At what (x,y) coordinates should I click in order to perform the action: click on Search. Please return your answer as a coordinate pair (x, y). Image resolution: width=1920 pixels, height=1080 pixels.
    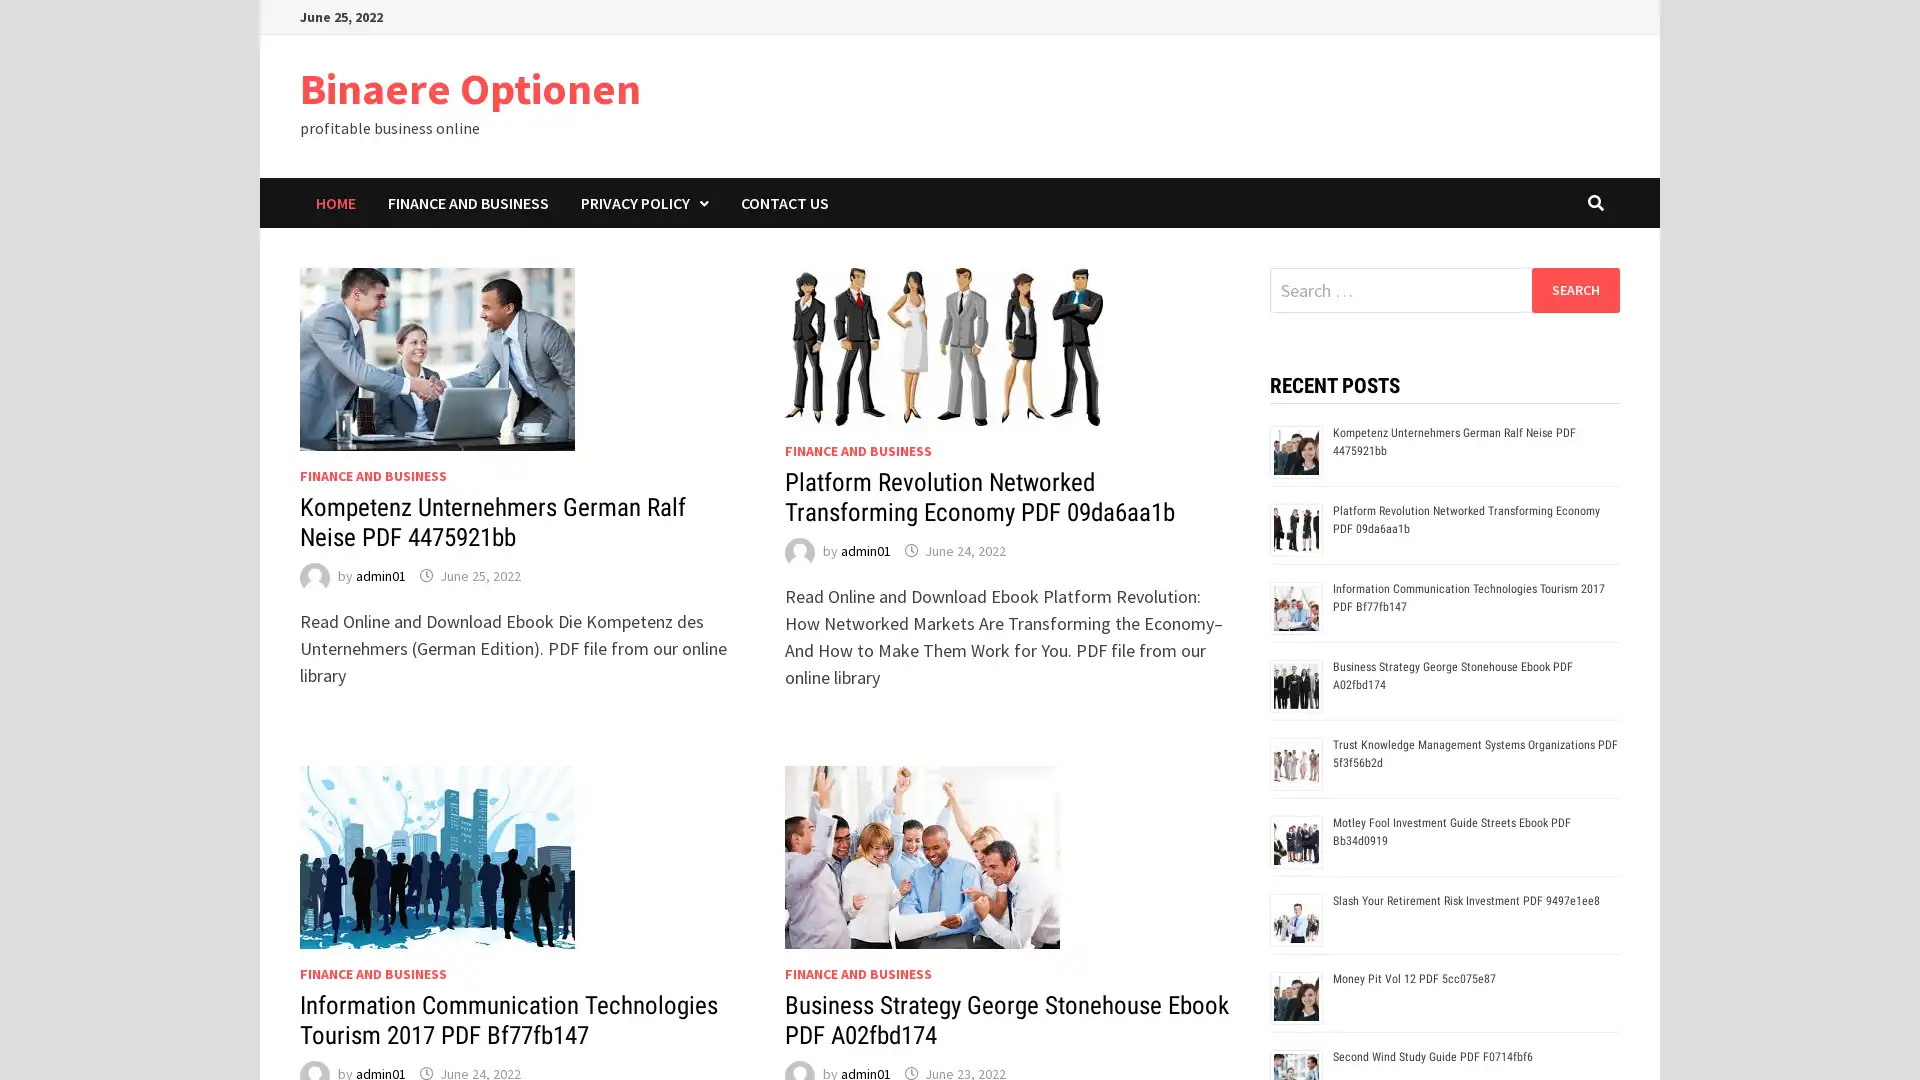
    Looking at the image, I should click on (1574, 289).